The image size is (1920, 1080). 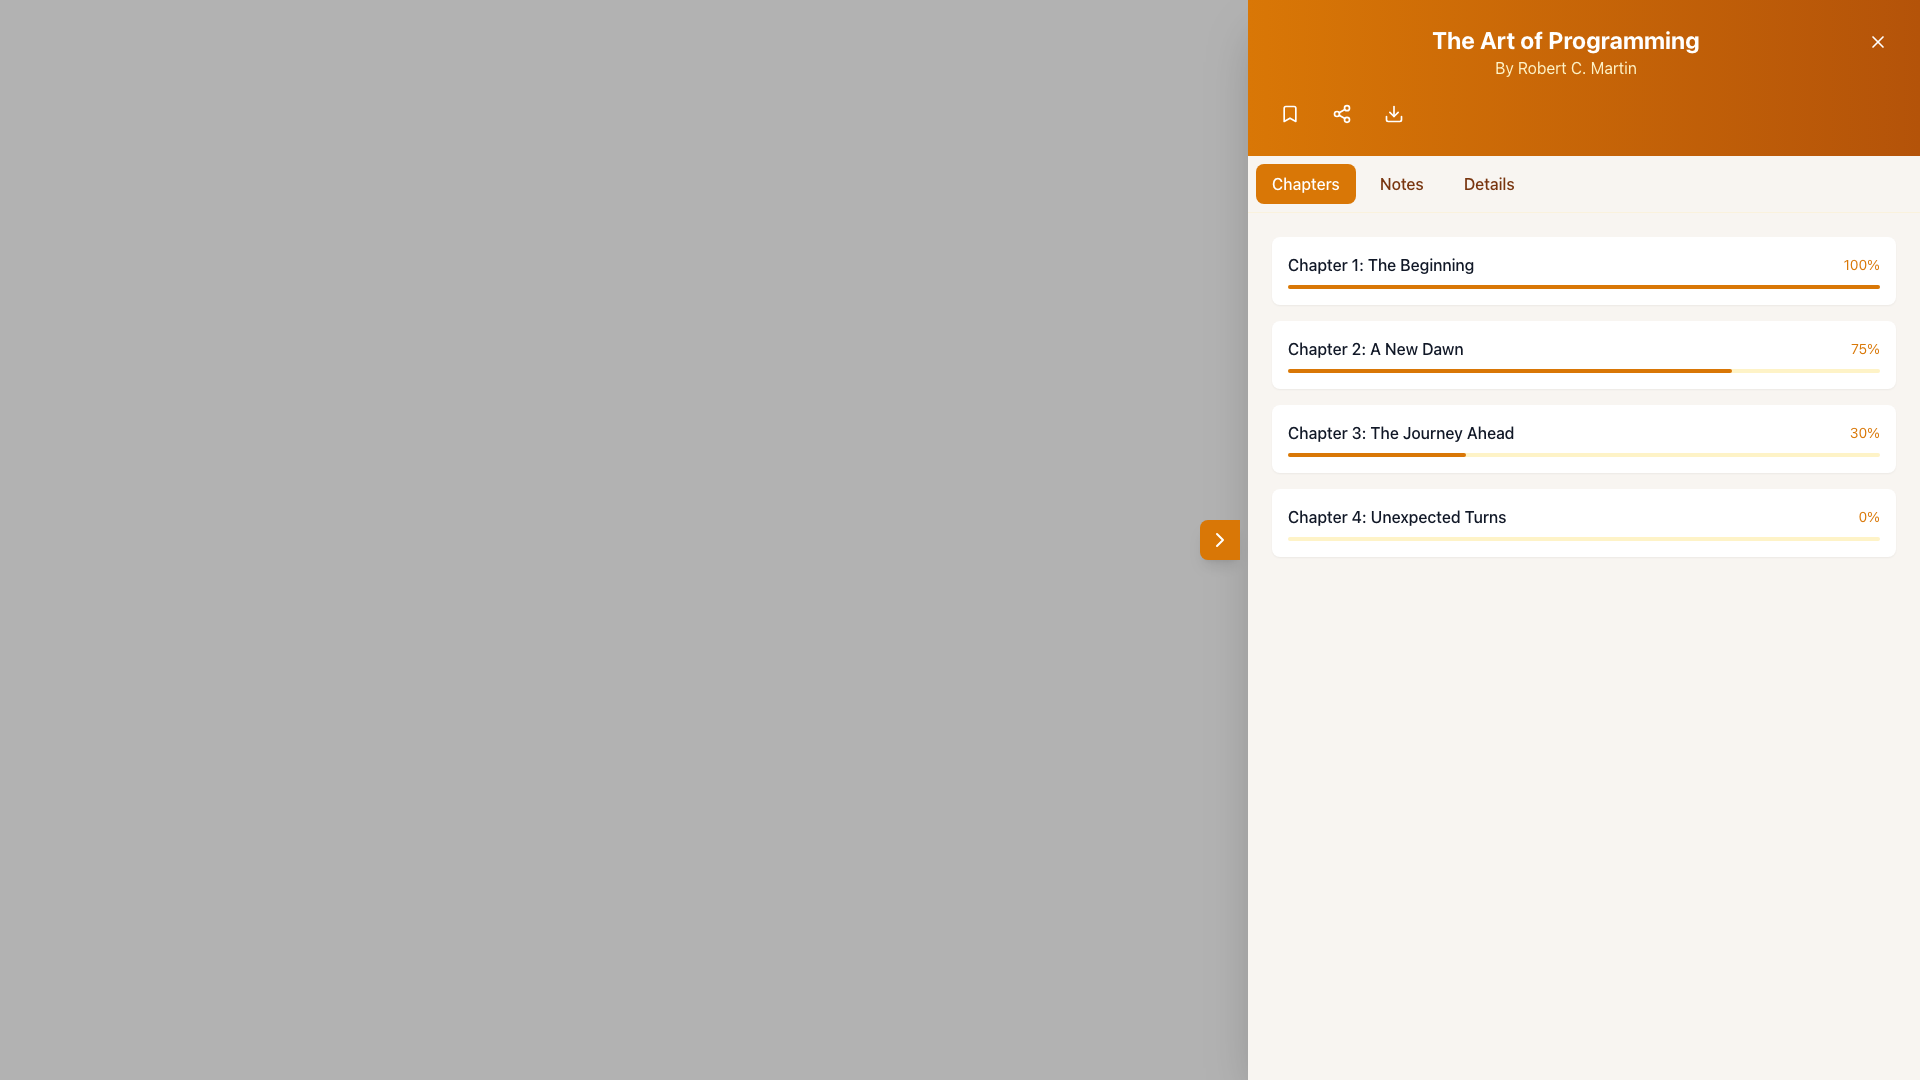 I want to click on the progress tracker titled 'Chapter 2: A New Dawn', so click(x=1583, y=353).